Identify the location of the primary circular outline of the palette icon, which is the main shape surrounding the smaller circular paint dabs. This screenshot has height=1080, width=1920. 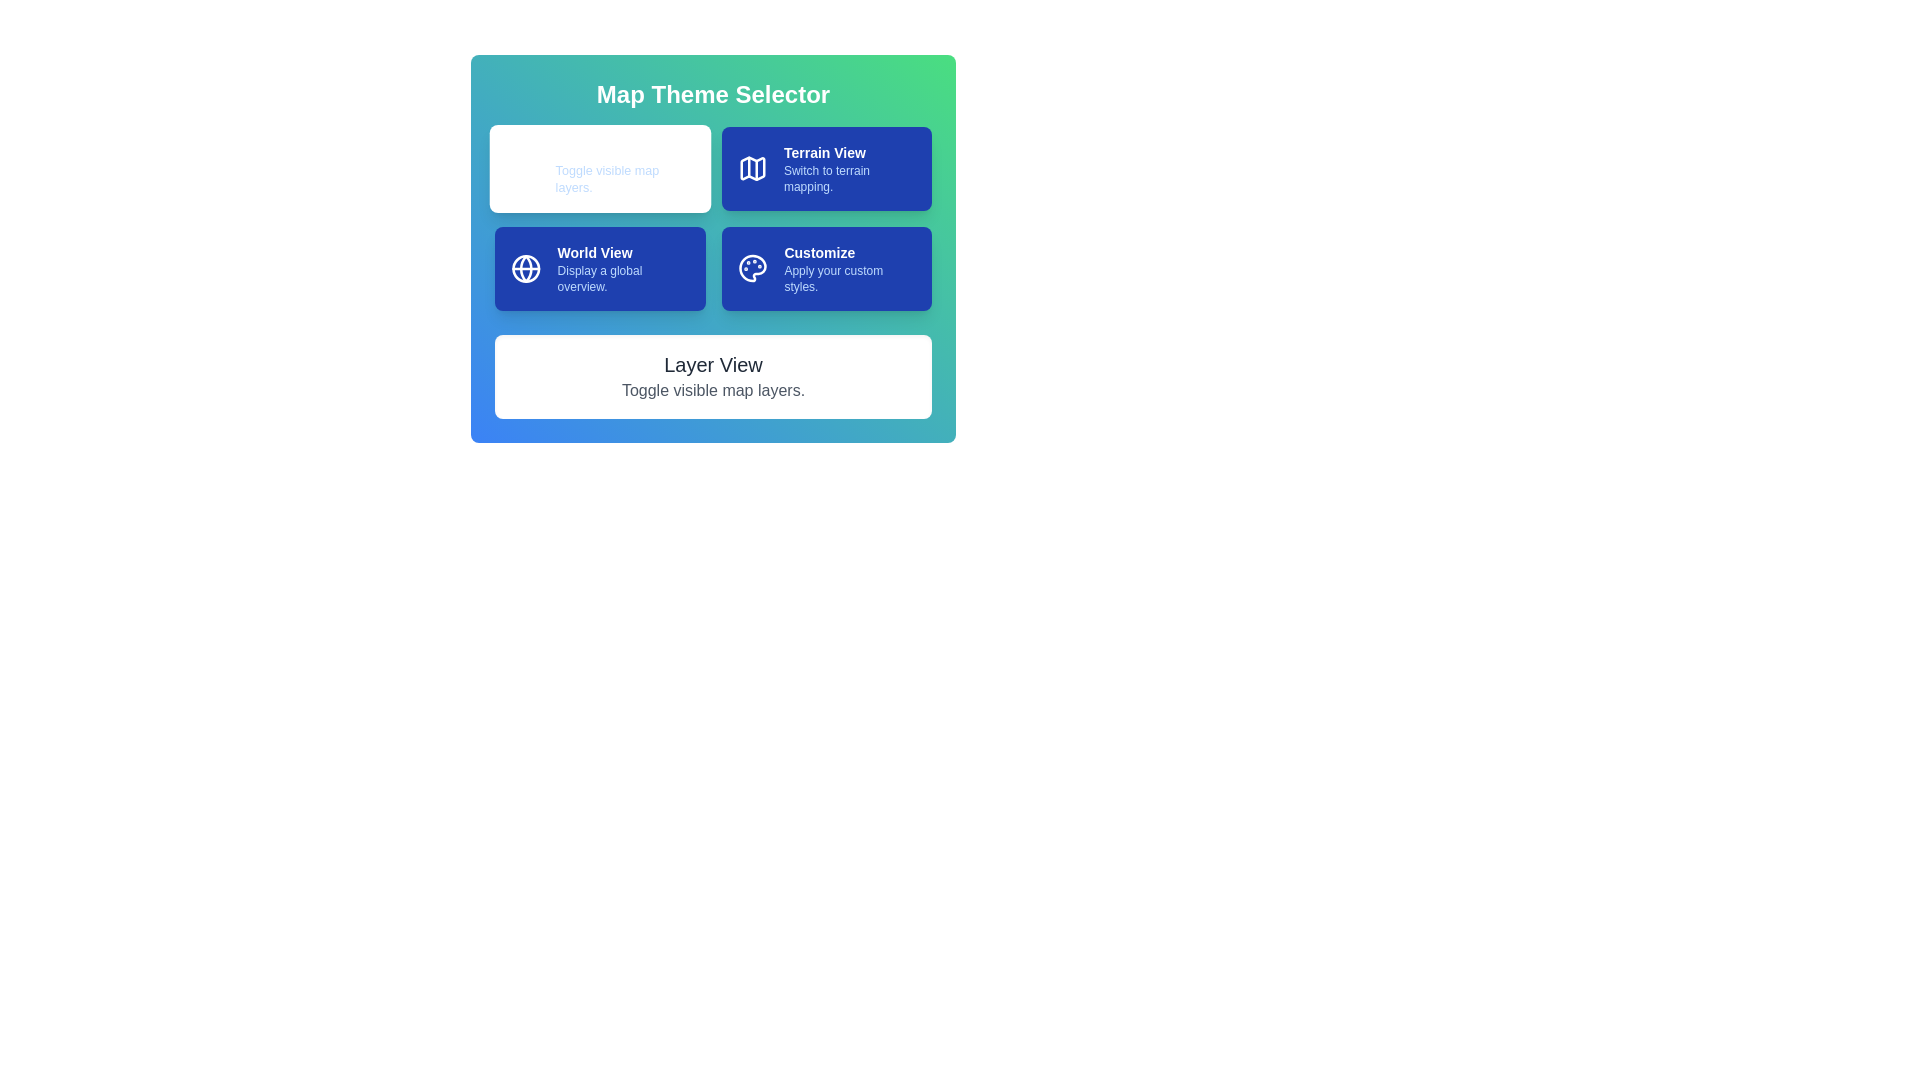
(752, 268).